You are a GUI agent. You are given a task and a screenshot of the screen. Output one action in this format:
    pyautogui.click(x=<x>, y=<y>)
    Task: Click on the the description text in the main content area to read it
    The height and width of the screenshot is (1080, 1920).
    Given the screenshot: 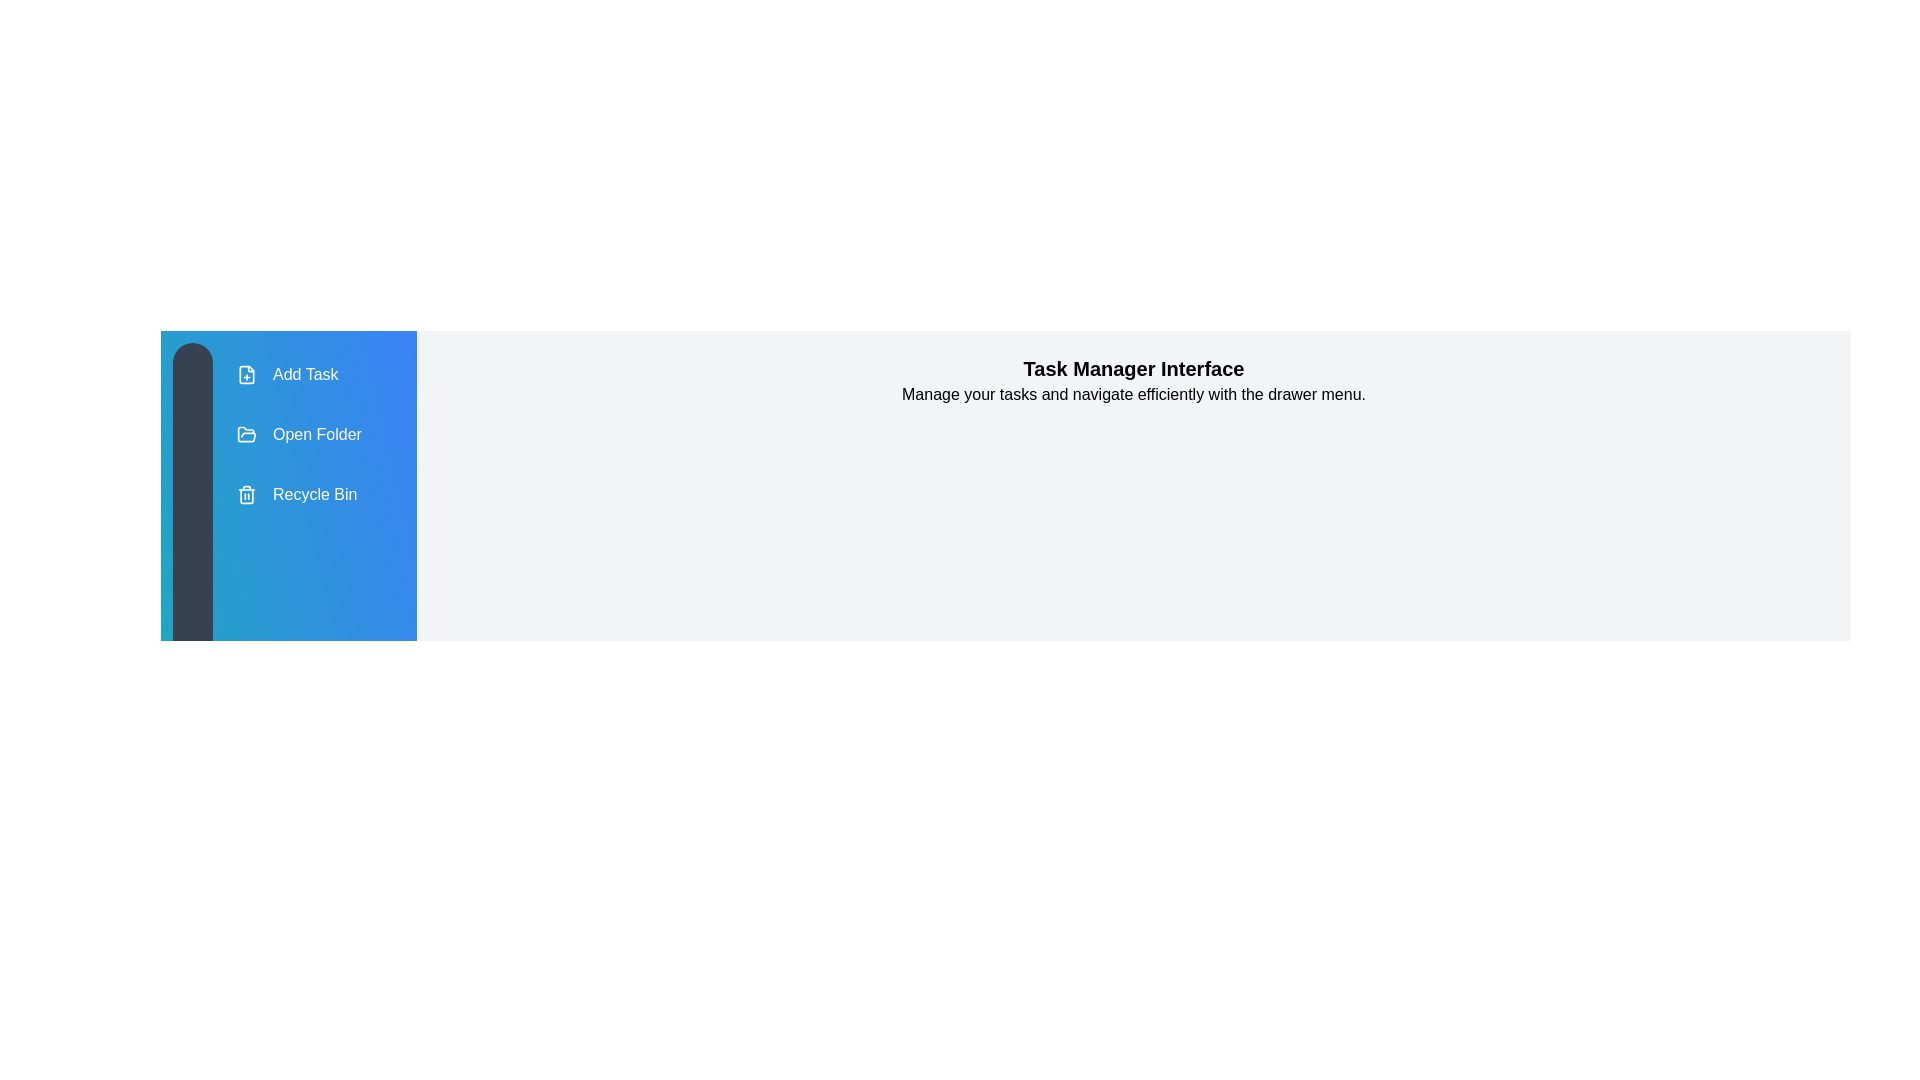 What is the action you would take?
    pyautogui.click(x=1133, y=394)
    